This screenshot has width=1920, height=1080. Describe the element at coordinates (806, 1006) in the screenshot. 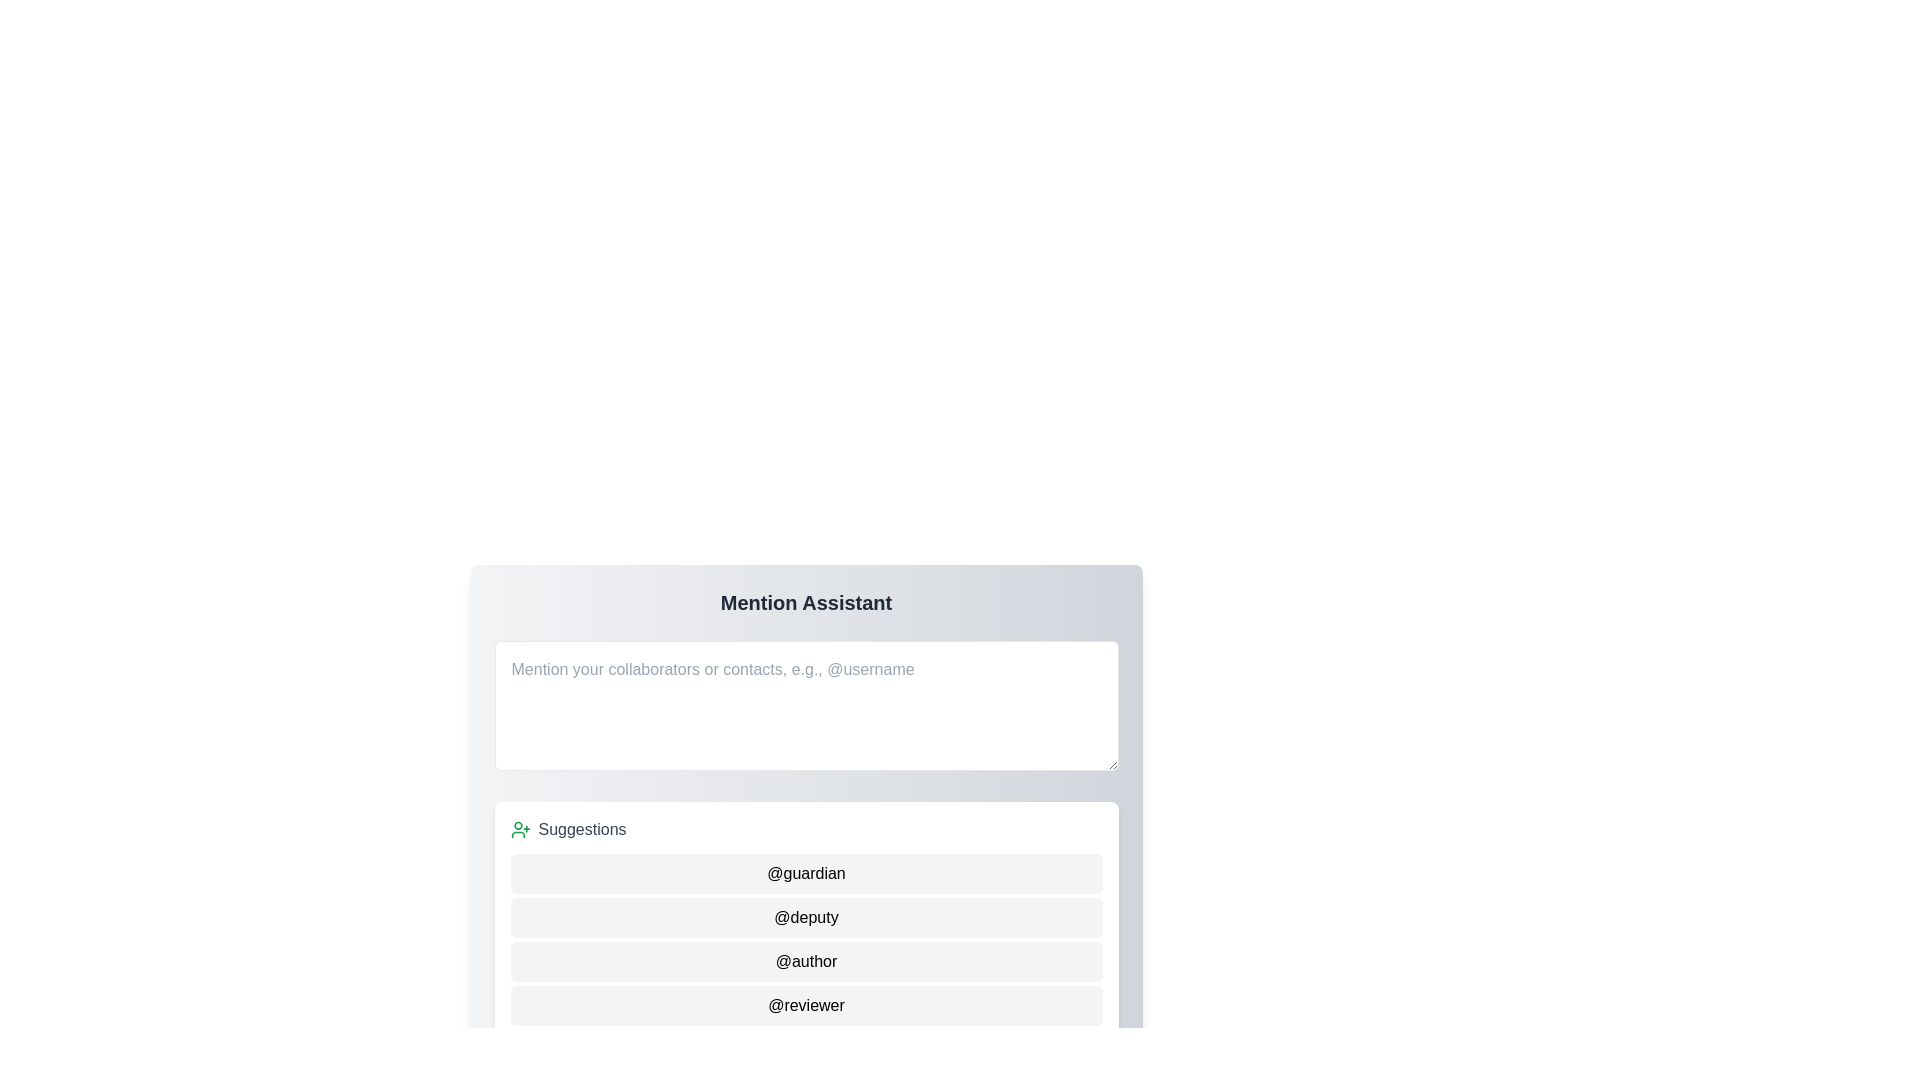

I see `on the '@reviewer' interactive label located as the last item in the Suggestions list` at that location.